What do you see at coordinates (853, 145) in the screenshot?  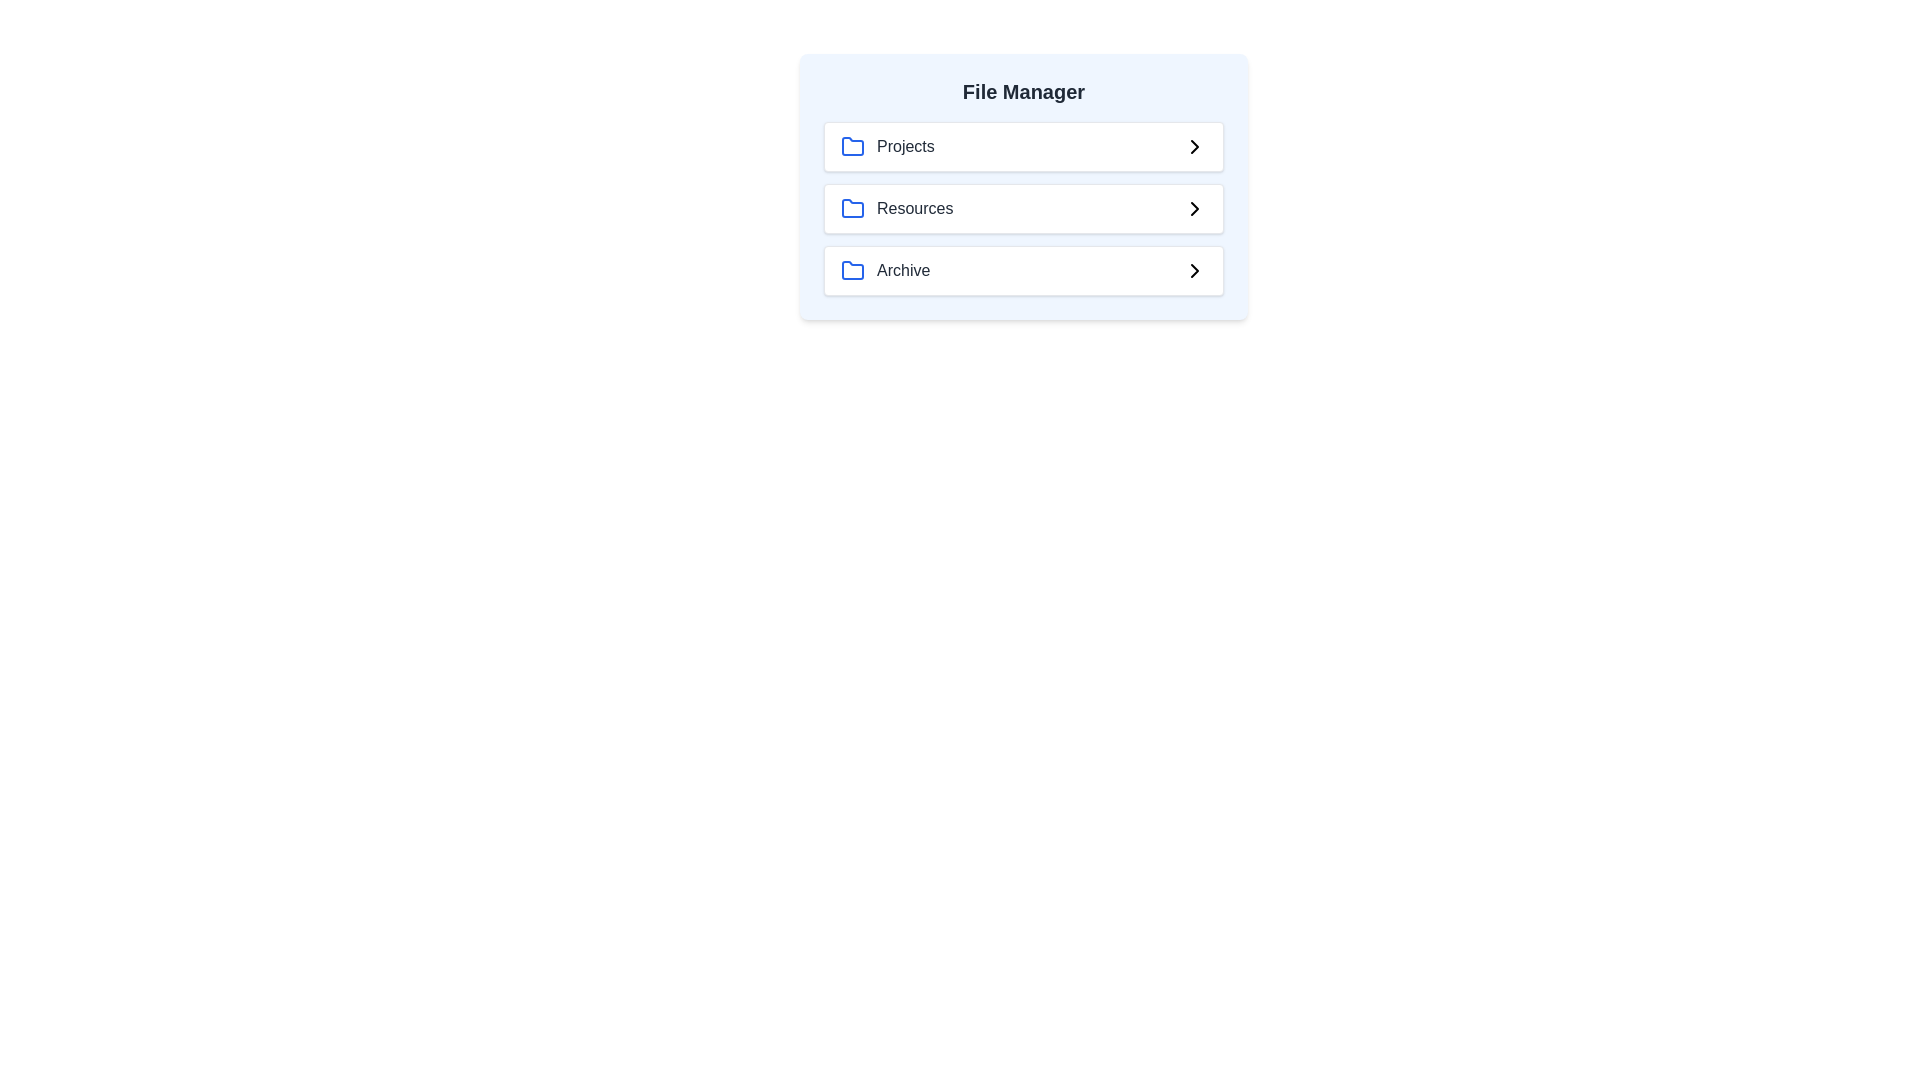 I see `the folder icon with a blue outline located to the left of the text label 'Projects' in the 'File Manager' section` at bounding box center [853, 145].